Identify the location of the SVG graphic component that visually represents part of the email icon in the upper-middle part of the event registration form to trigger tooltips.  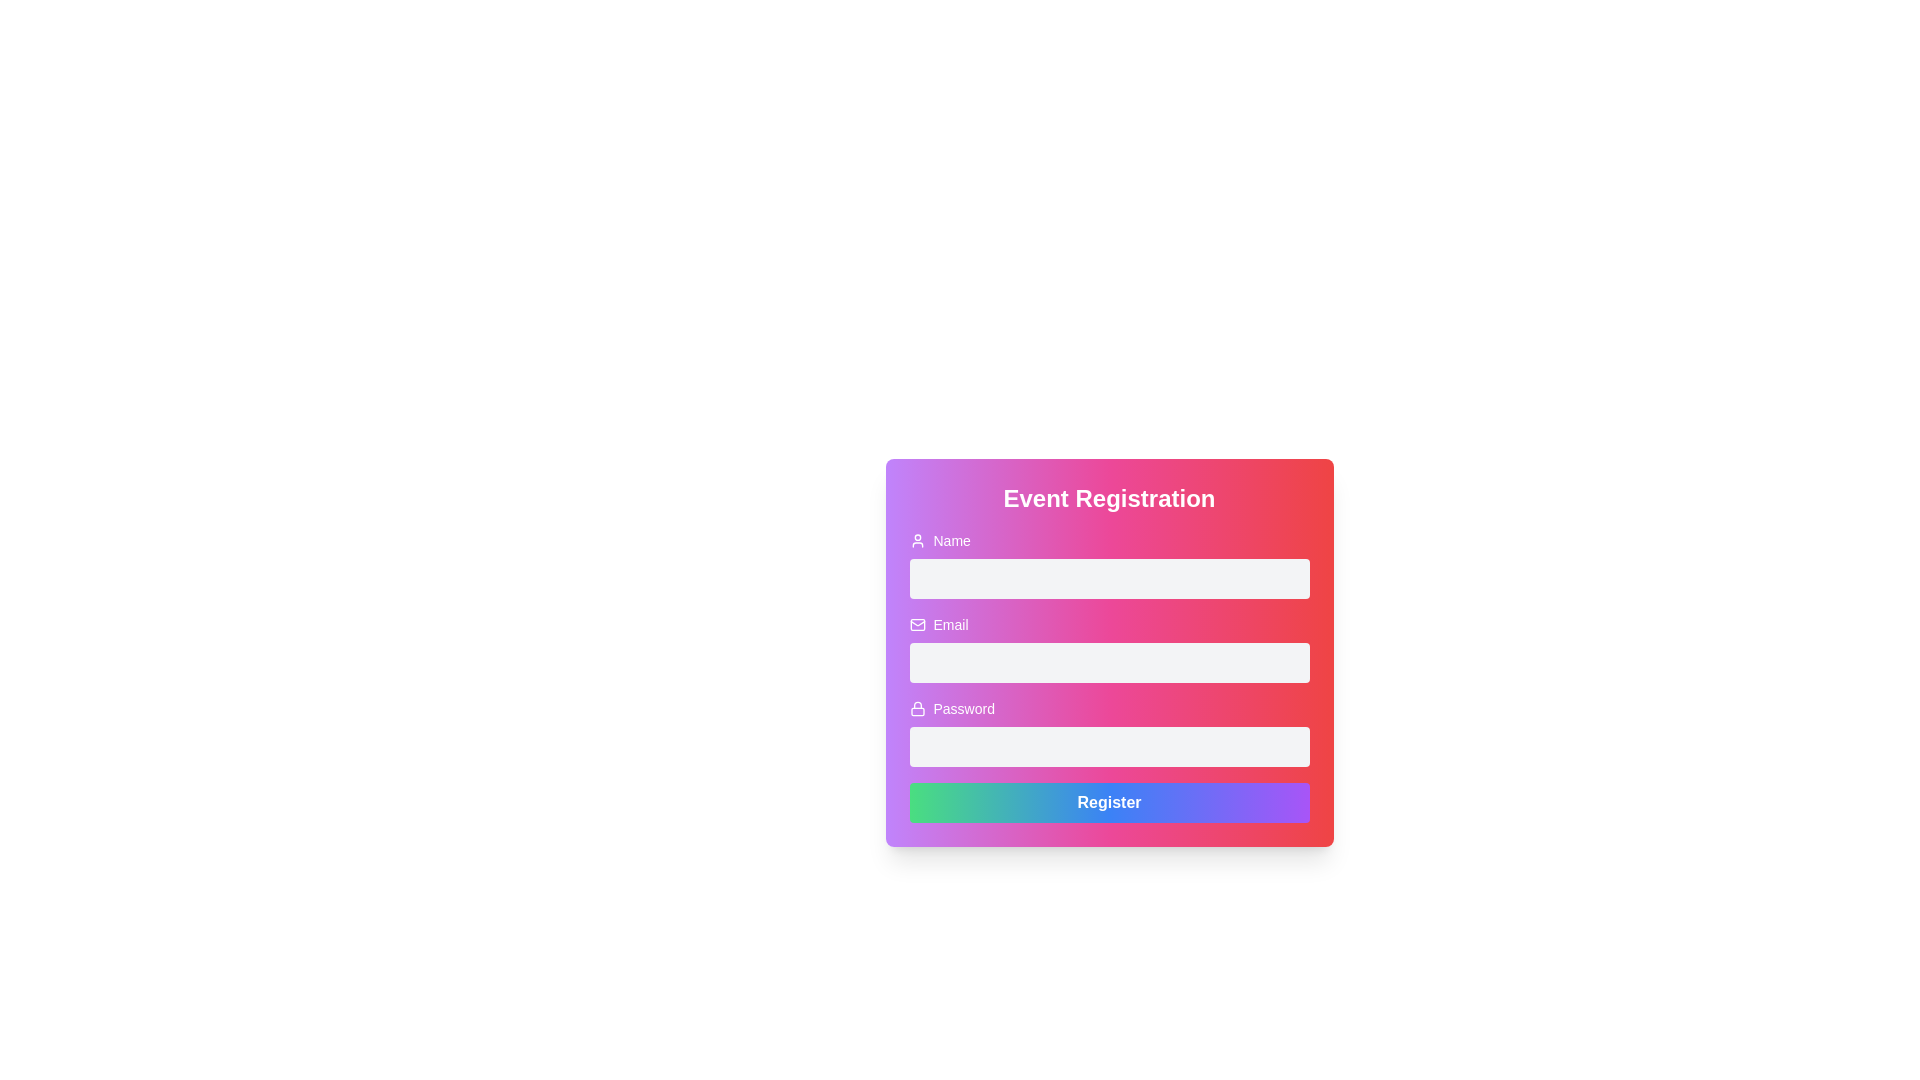
(916, 623).